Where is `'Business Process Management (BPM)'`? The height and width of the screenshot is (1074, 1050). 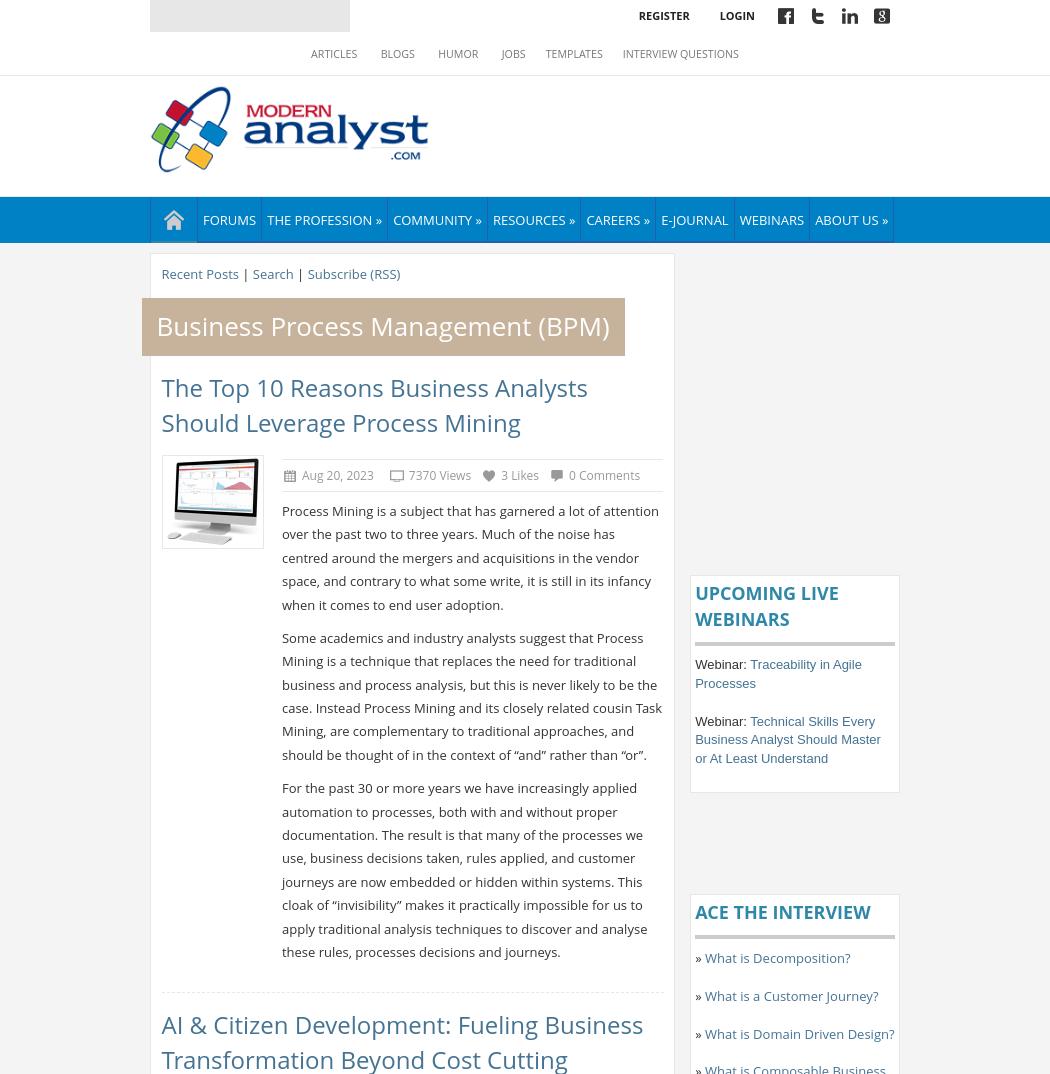 'Business Process Management (BPM)' is located at coordinates (382, 324).